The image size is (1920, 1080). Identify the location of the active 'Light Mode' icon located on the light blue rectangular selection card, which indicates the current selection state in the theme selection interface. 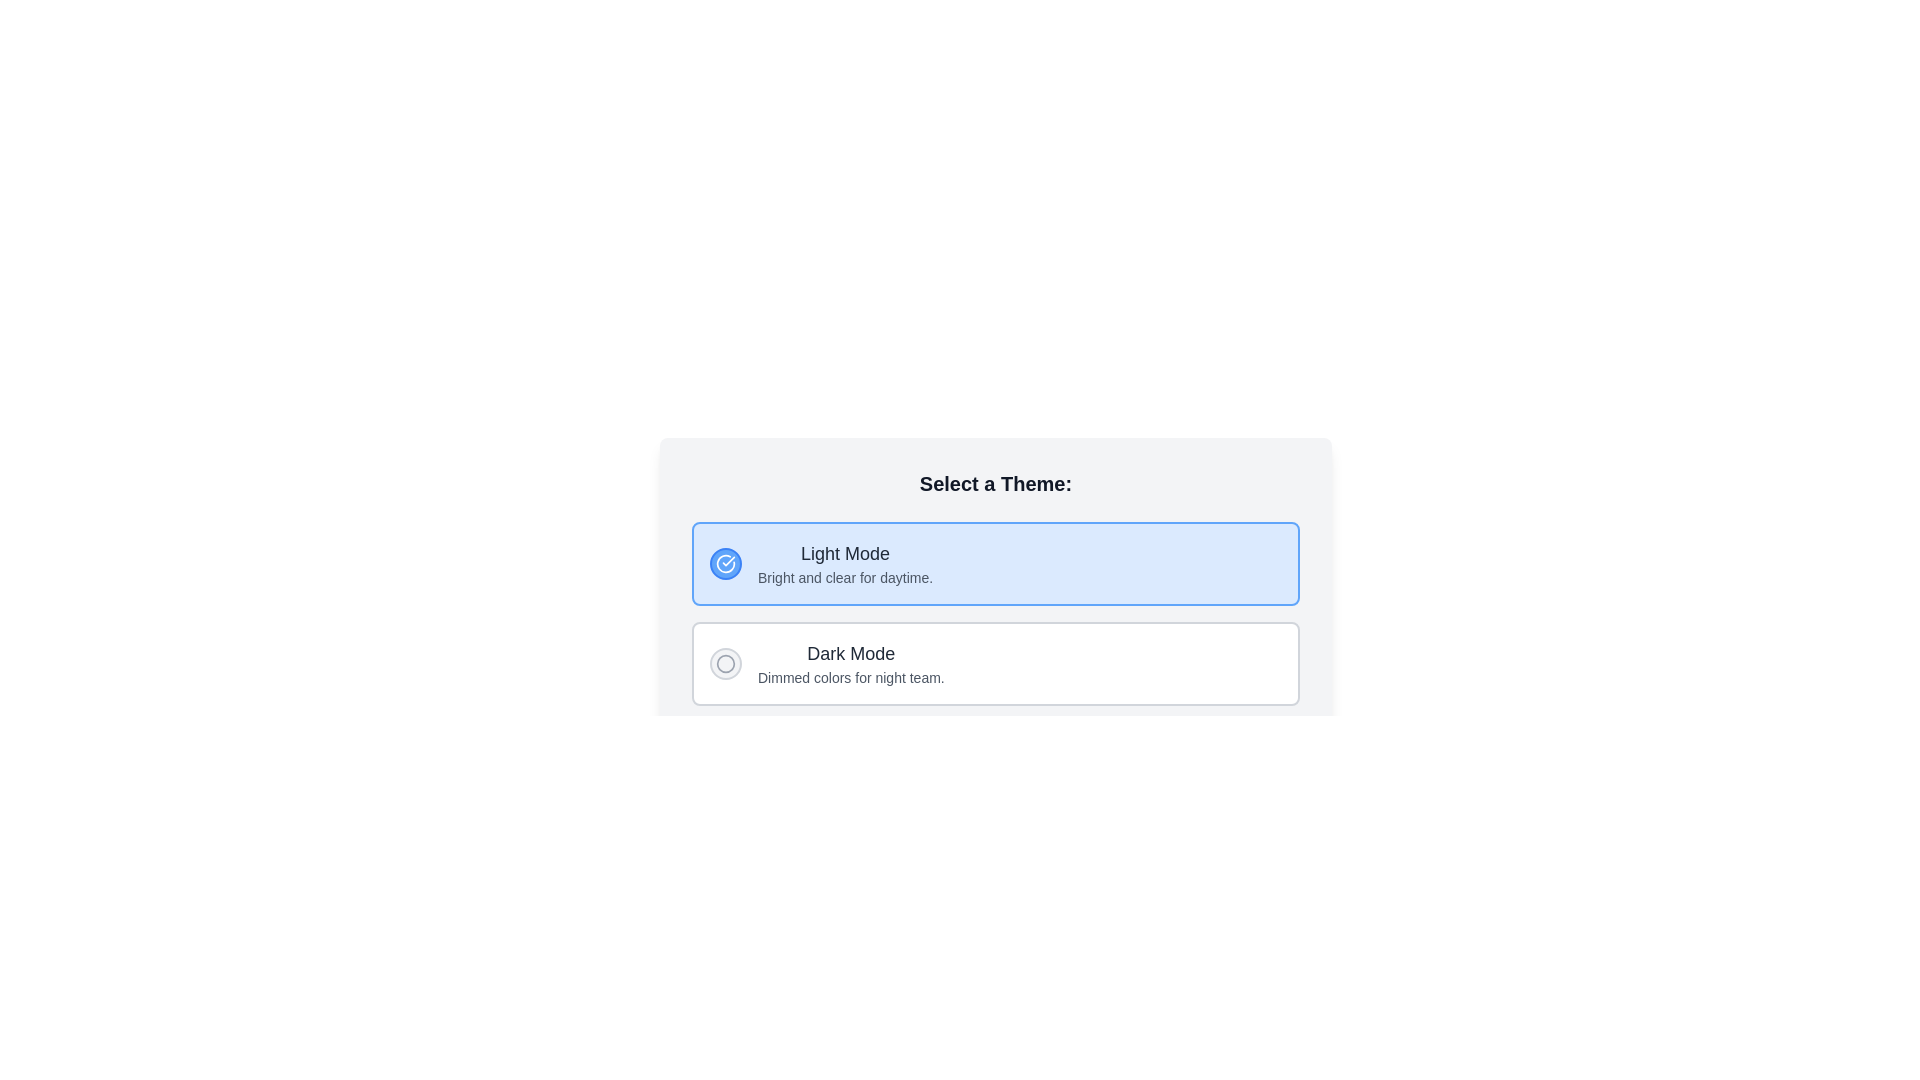
(724, 563).